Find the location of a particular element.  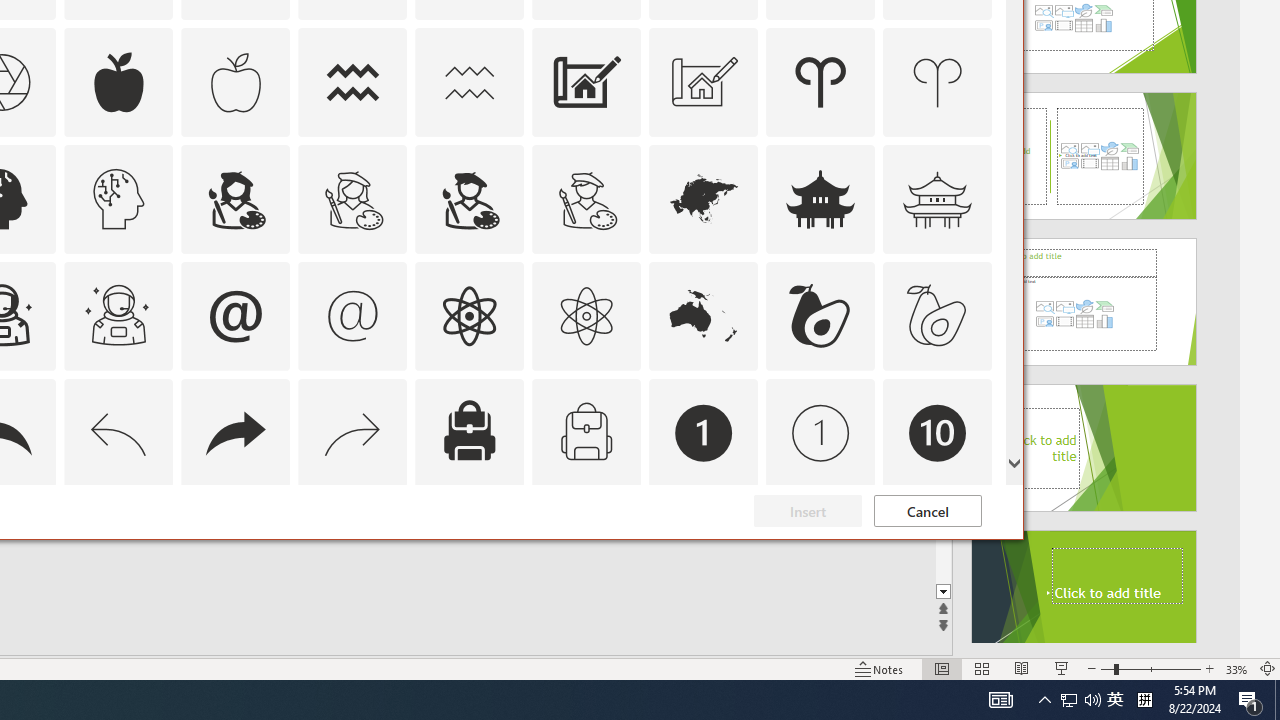

'AutomationID: Icons_Back_LTR_M' is located at coordinates (118, 431).